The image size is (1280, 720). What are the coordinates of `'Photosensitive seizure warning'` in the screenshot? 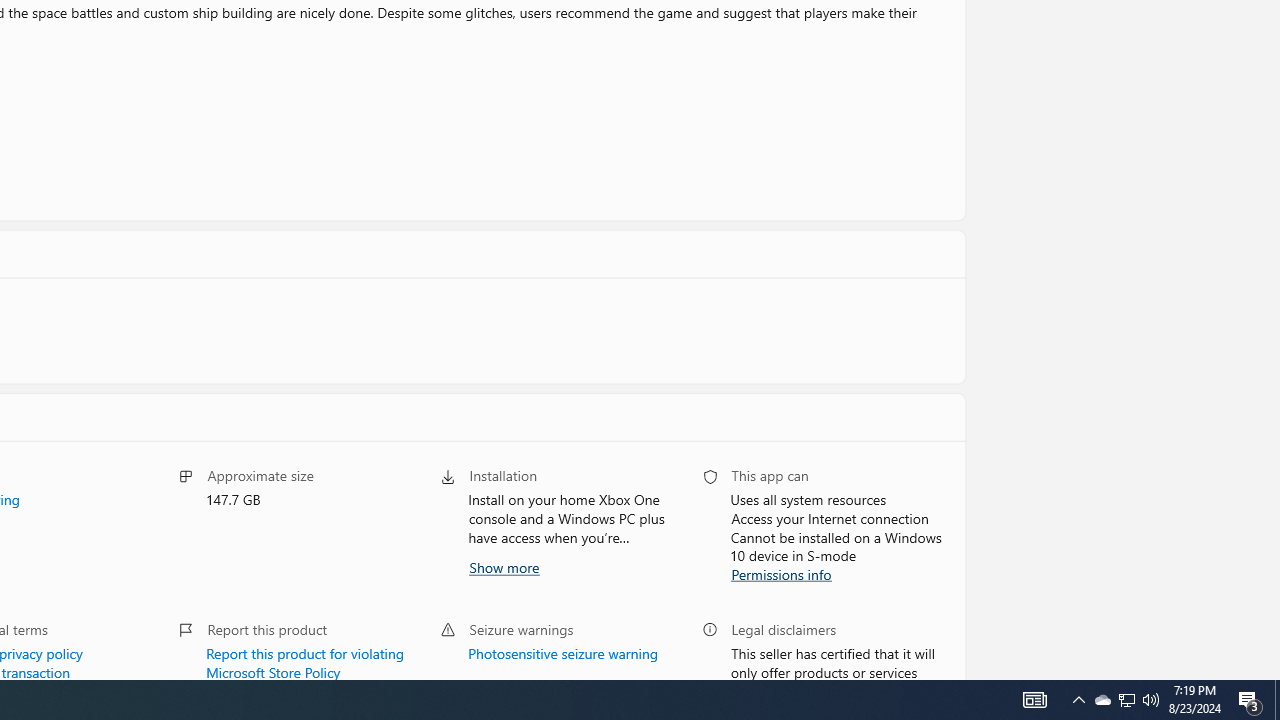 It's located at (561, 651).